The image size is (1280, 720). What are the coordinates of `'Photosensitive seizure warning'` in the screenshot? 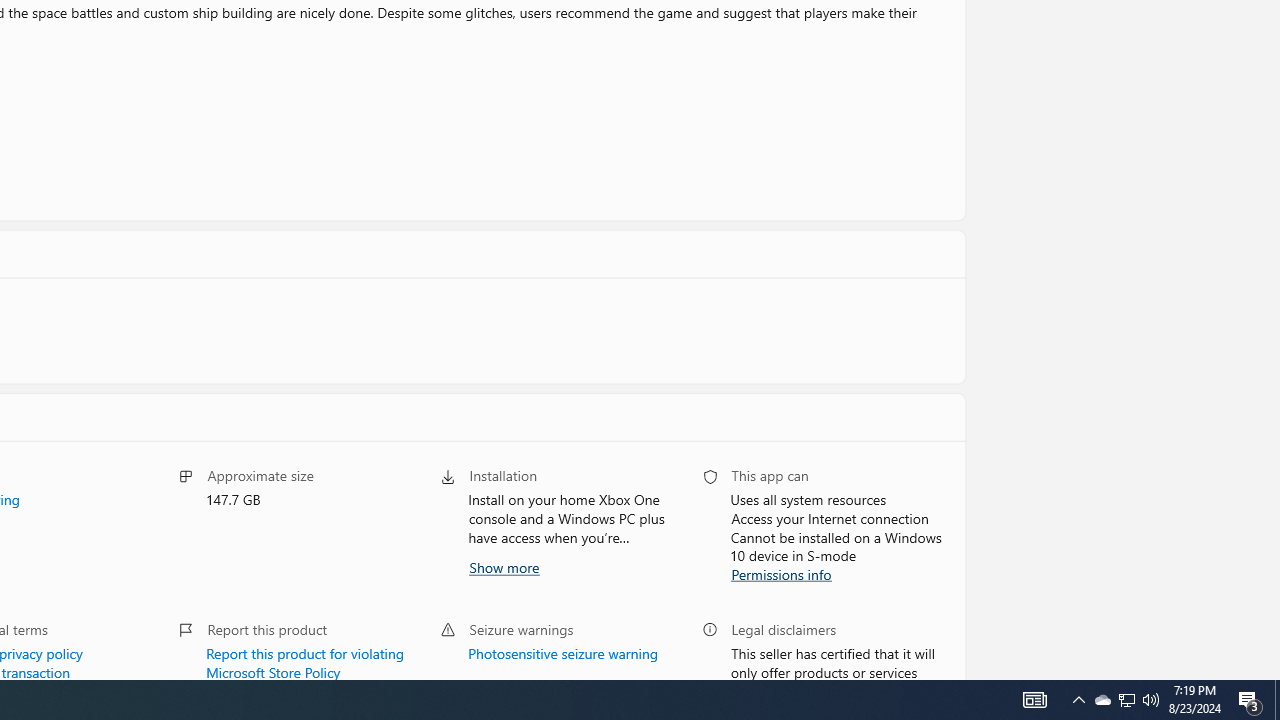 It's located at (561, 651).